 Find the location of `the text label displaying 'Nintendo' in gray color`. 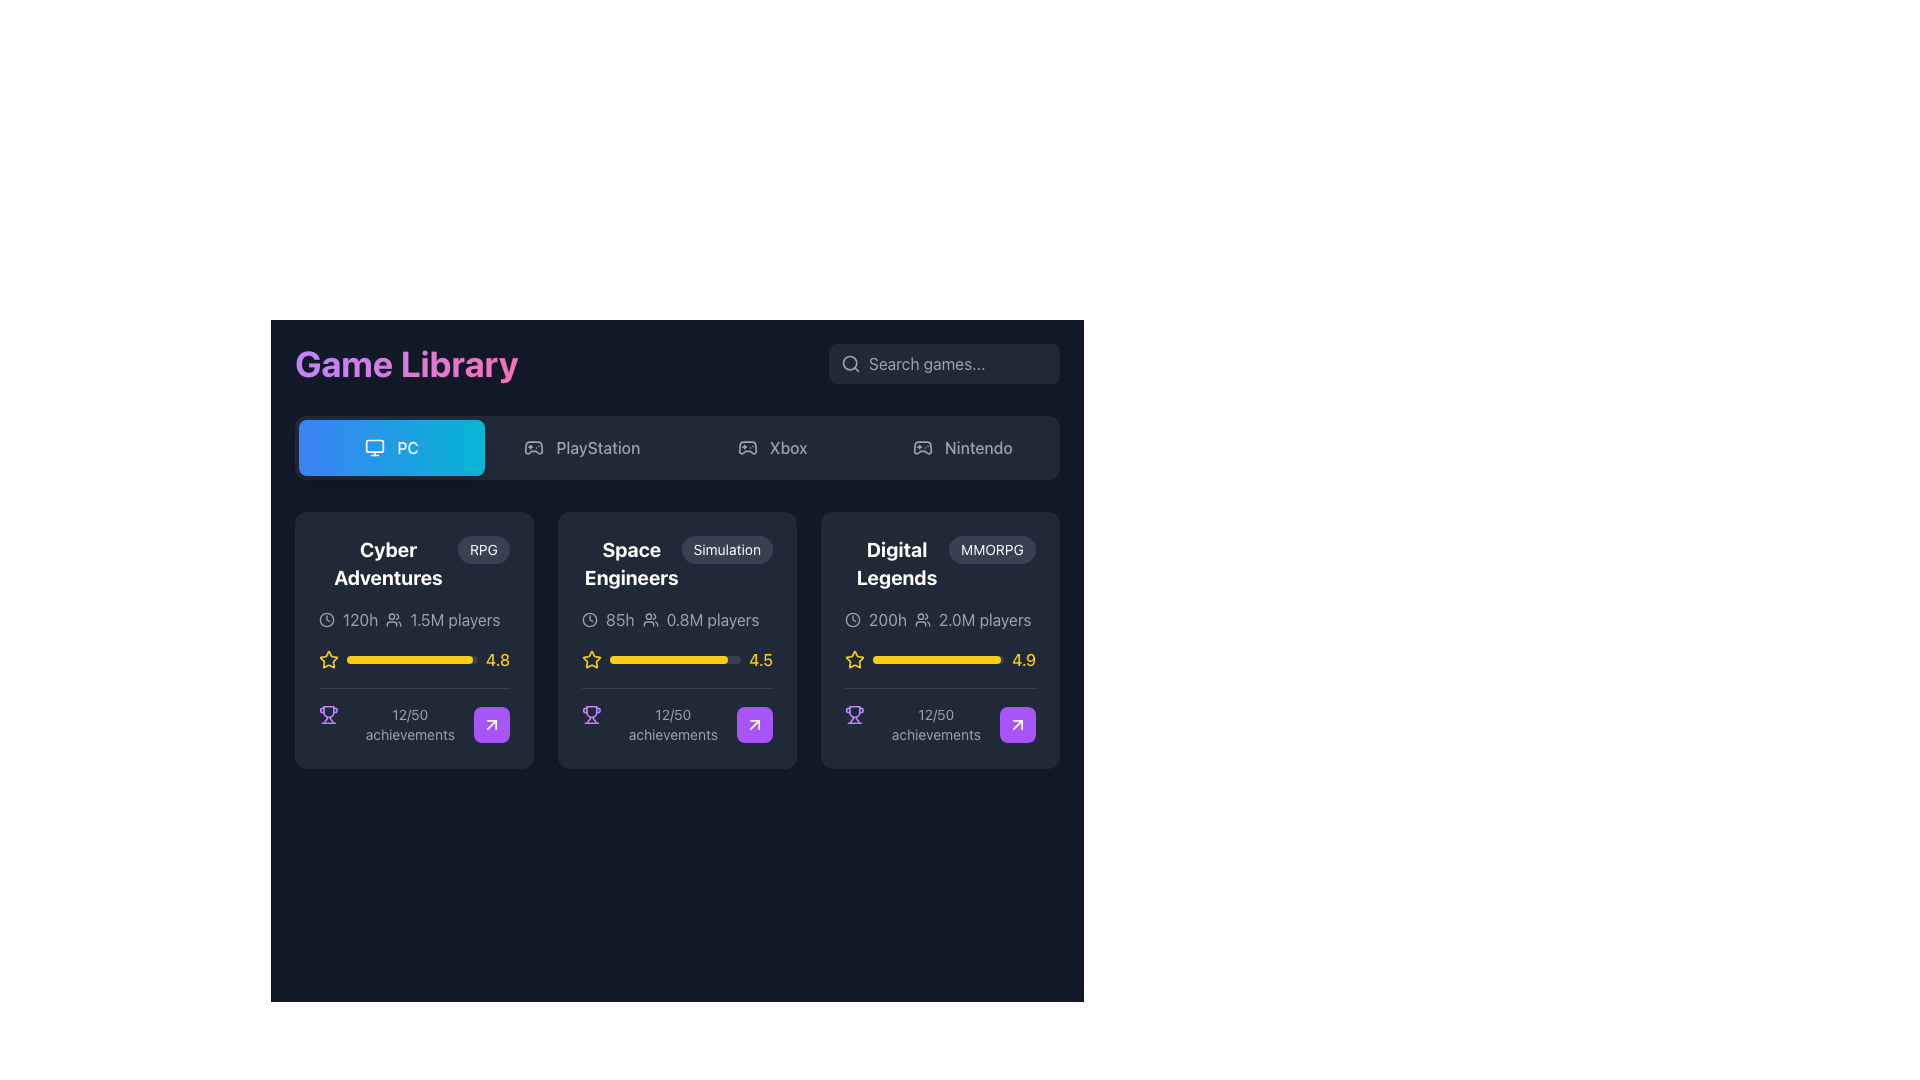

the text label displaying 'Nintendo' in gray color is located at coordinates (978, 446).